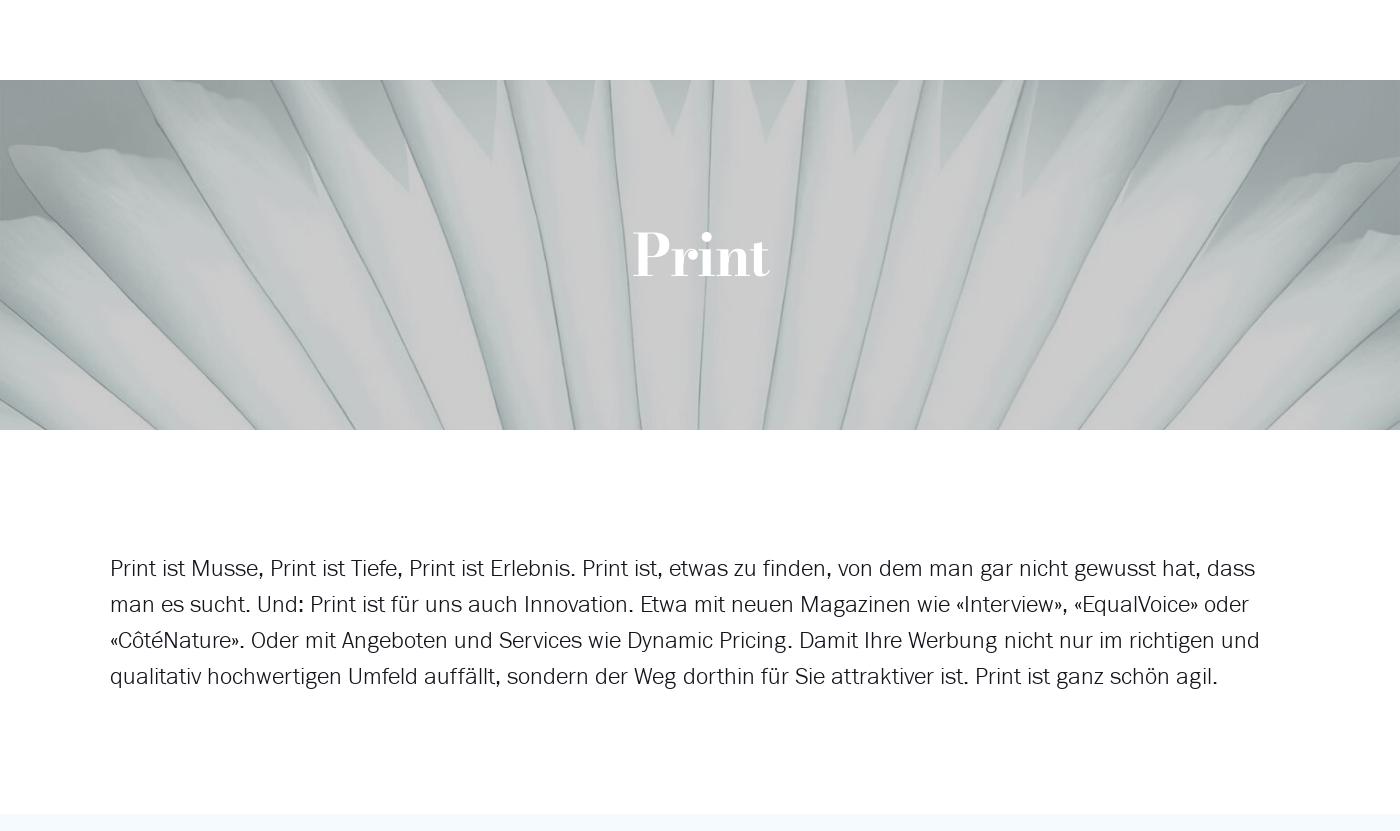  What do you see at coordinates (1156, 135) in the screenshot?
I see `'Français'` at bounding box center [1156, 135].